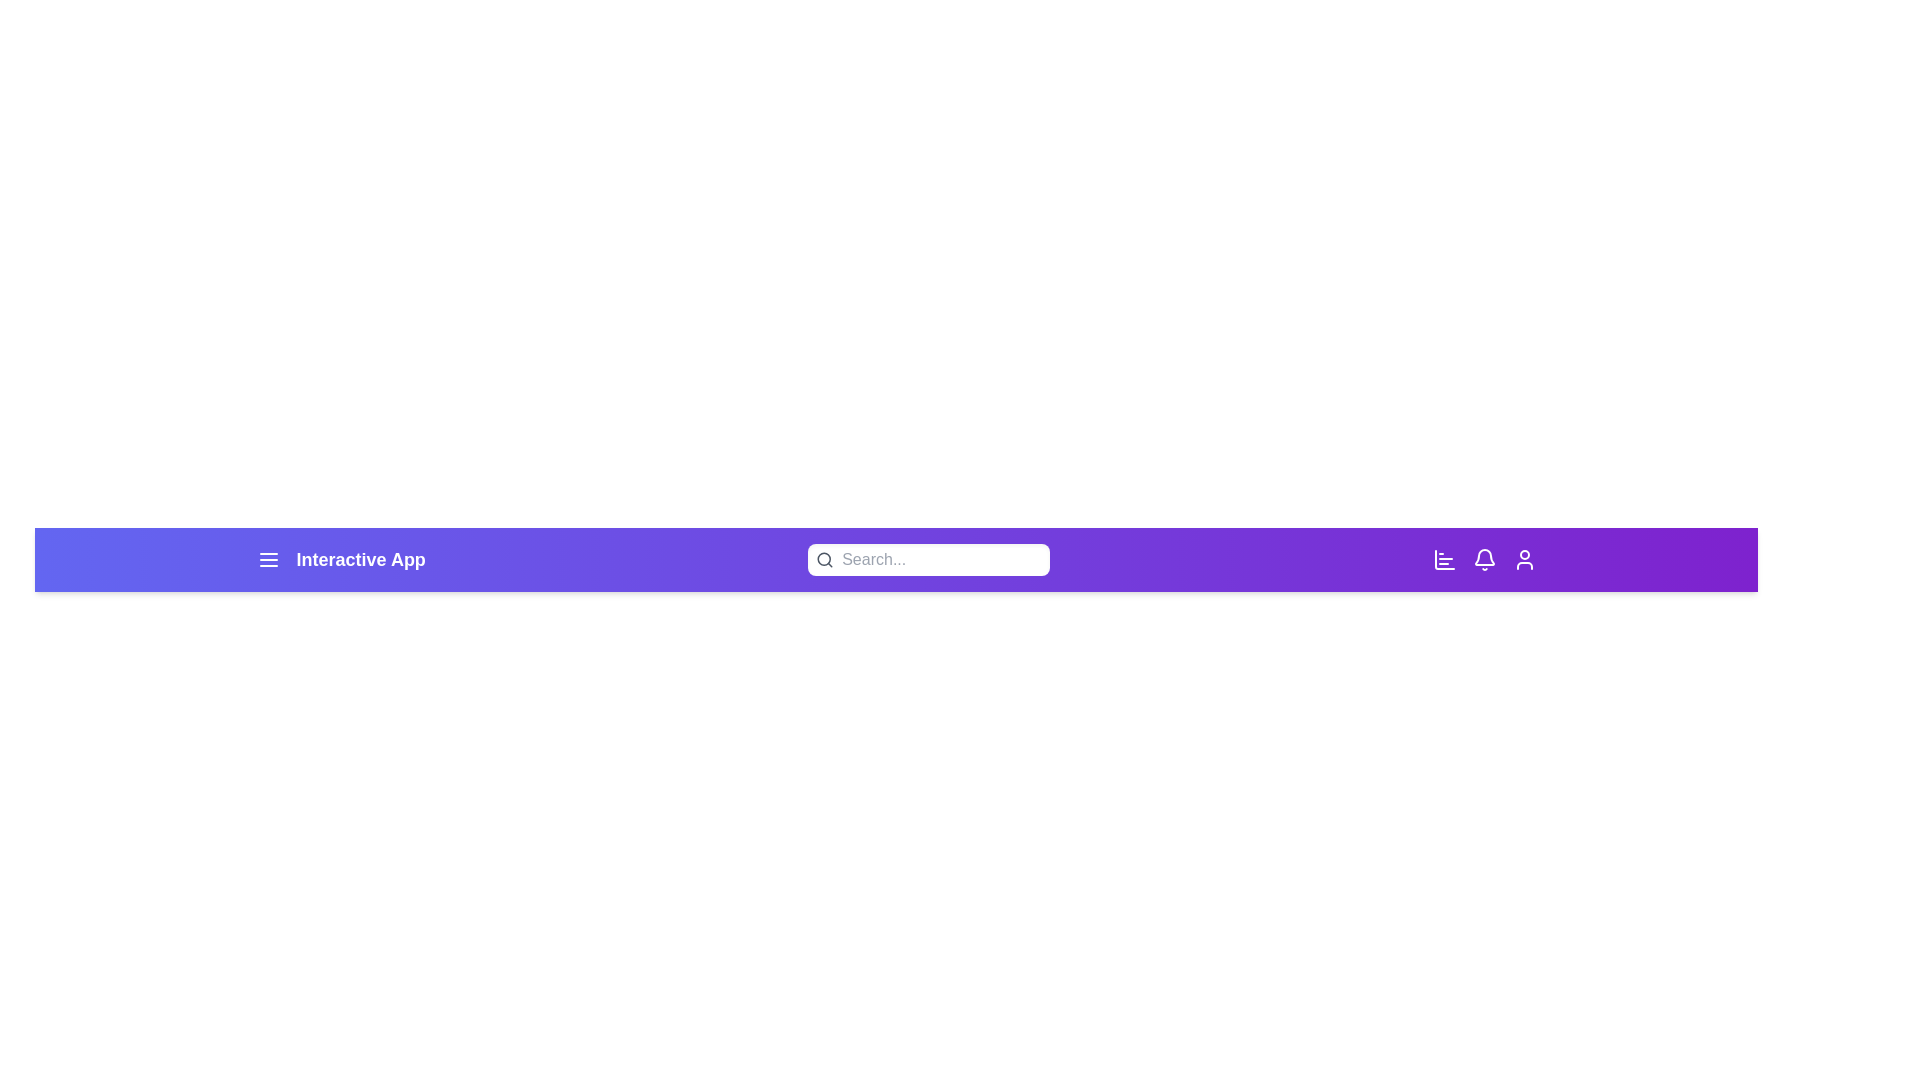 The image size is (1920, 1080). Describe the element at coordinates (1523, 559) in the screenshot. I see `the user icon located on the right side of the app bar` at that location.